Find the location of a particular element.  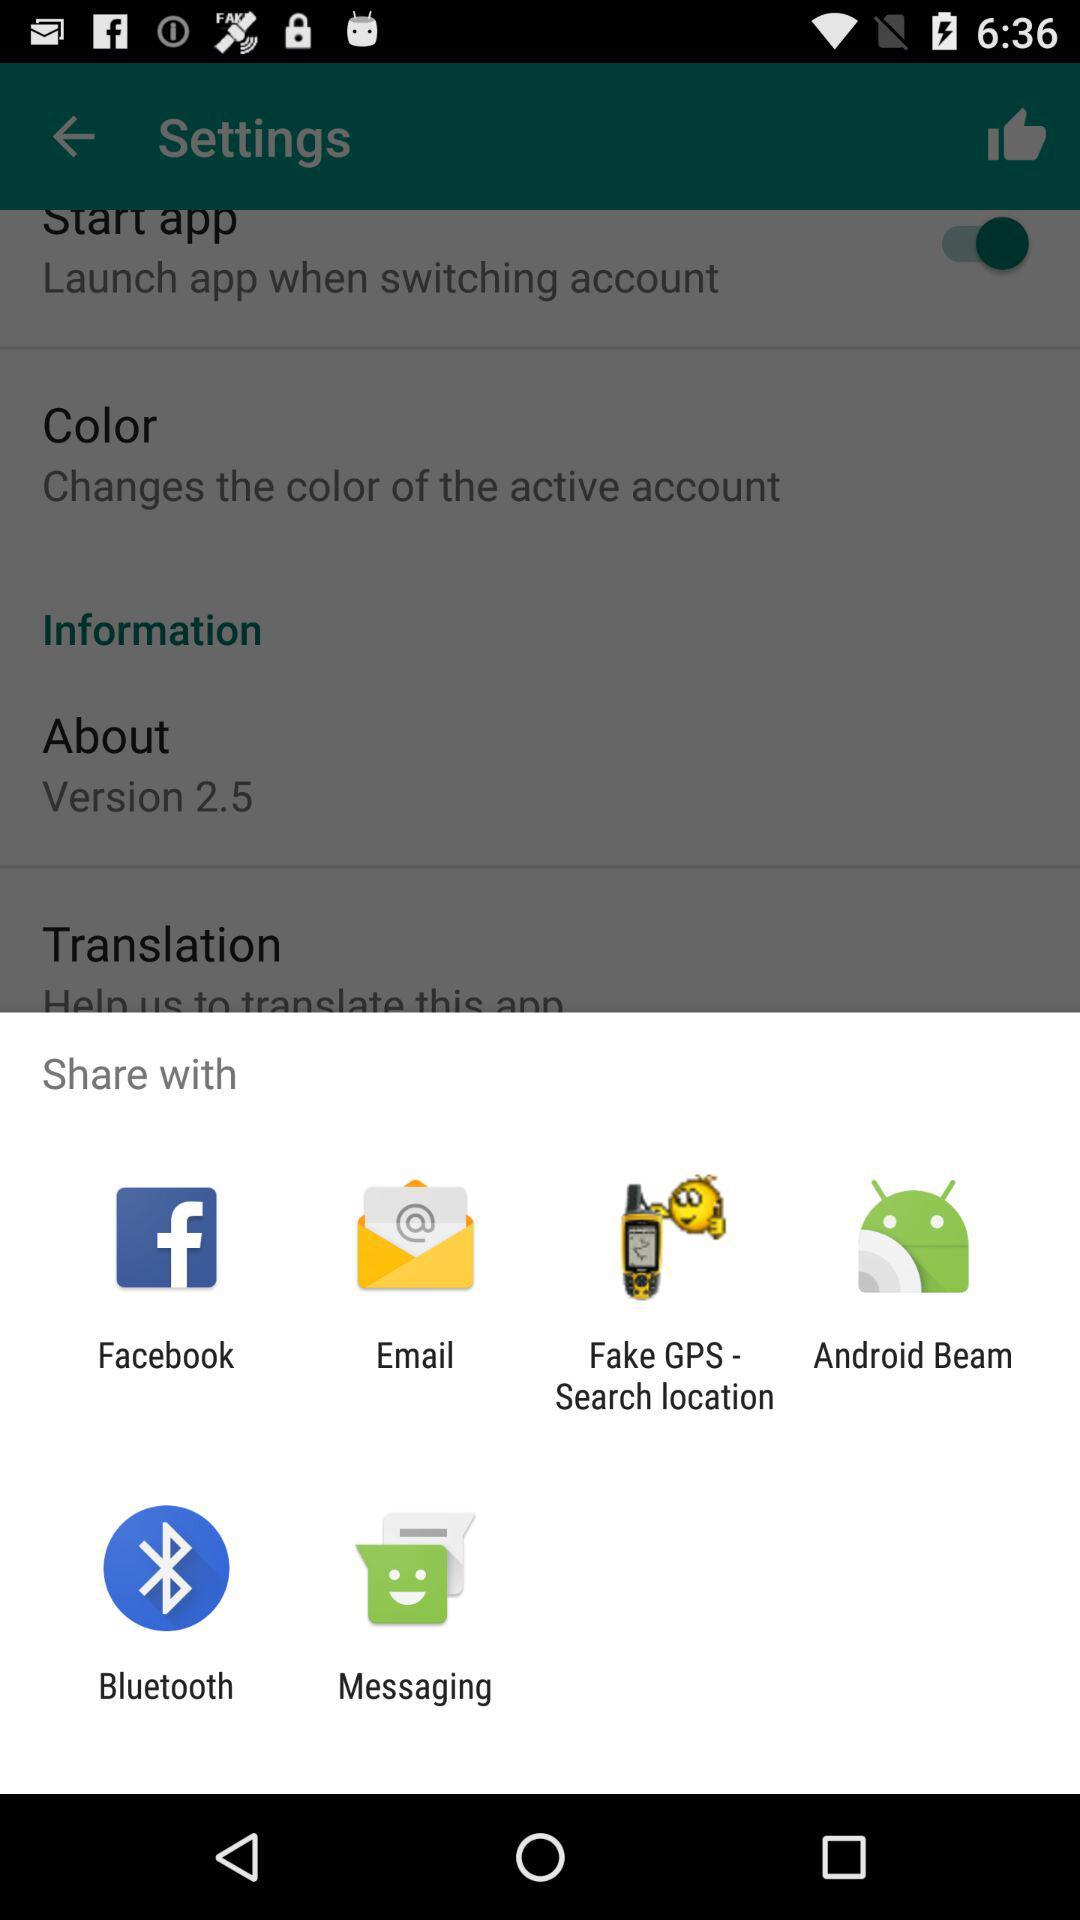

fake gps search item is located at coordinates (664, 1374).